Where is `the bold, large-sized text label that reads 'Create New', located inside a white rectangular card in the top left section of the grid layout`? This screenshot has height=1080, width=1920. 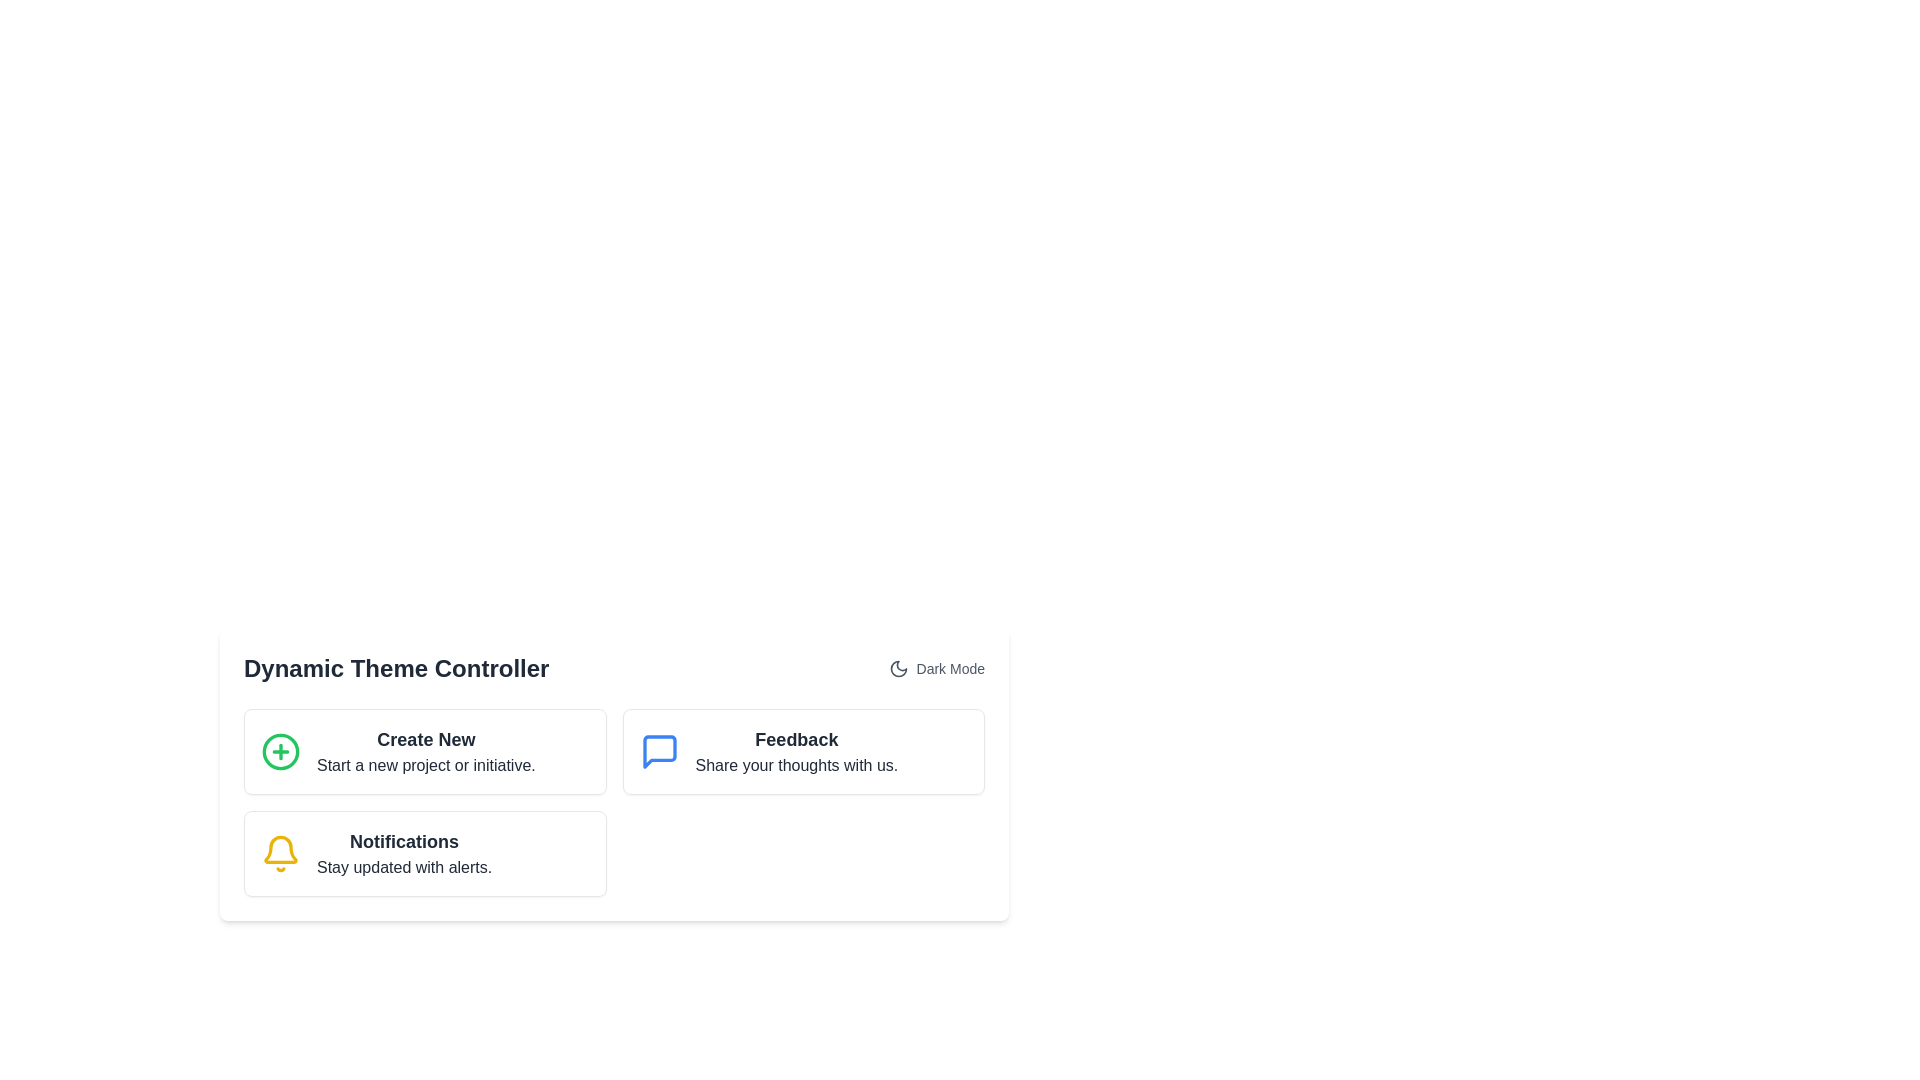
the bold, large-sized text label that reads 'Create New', located inside a white rectangular card in the top left section of the grid layout is located at coordinates (425, 740).